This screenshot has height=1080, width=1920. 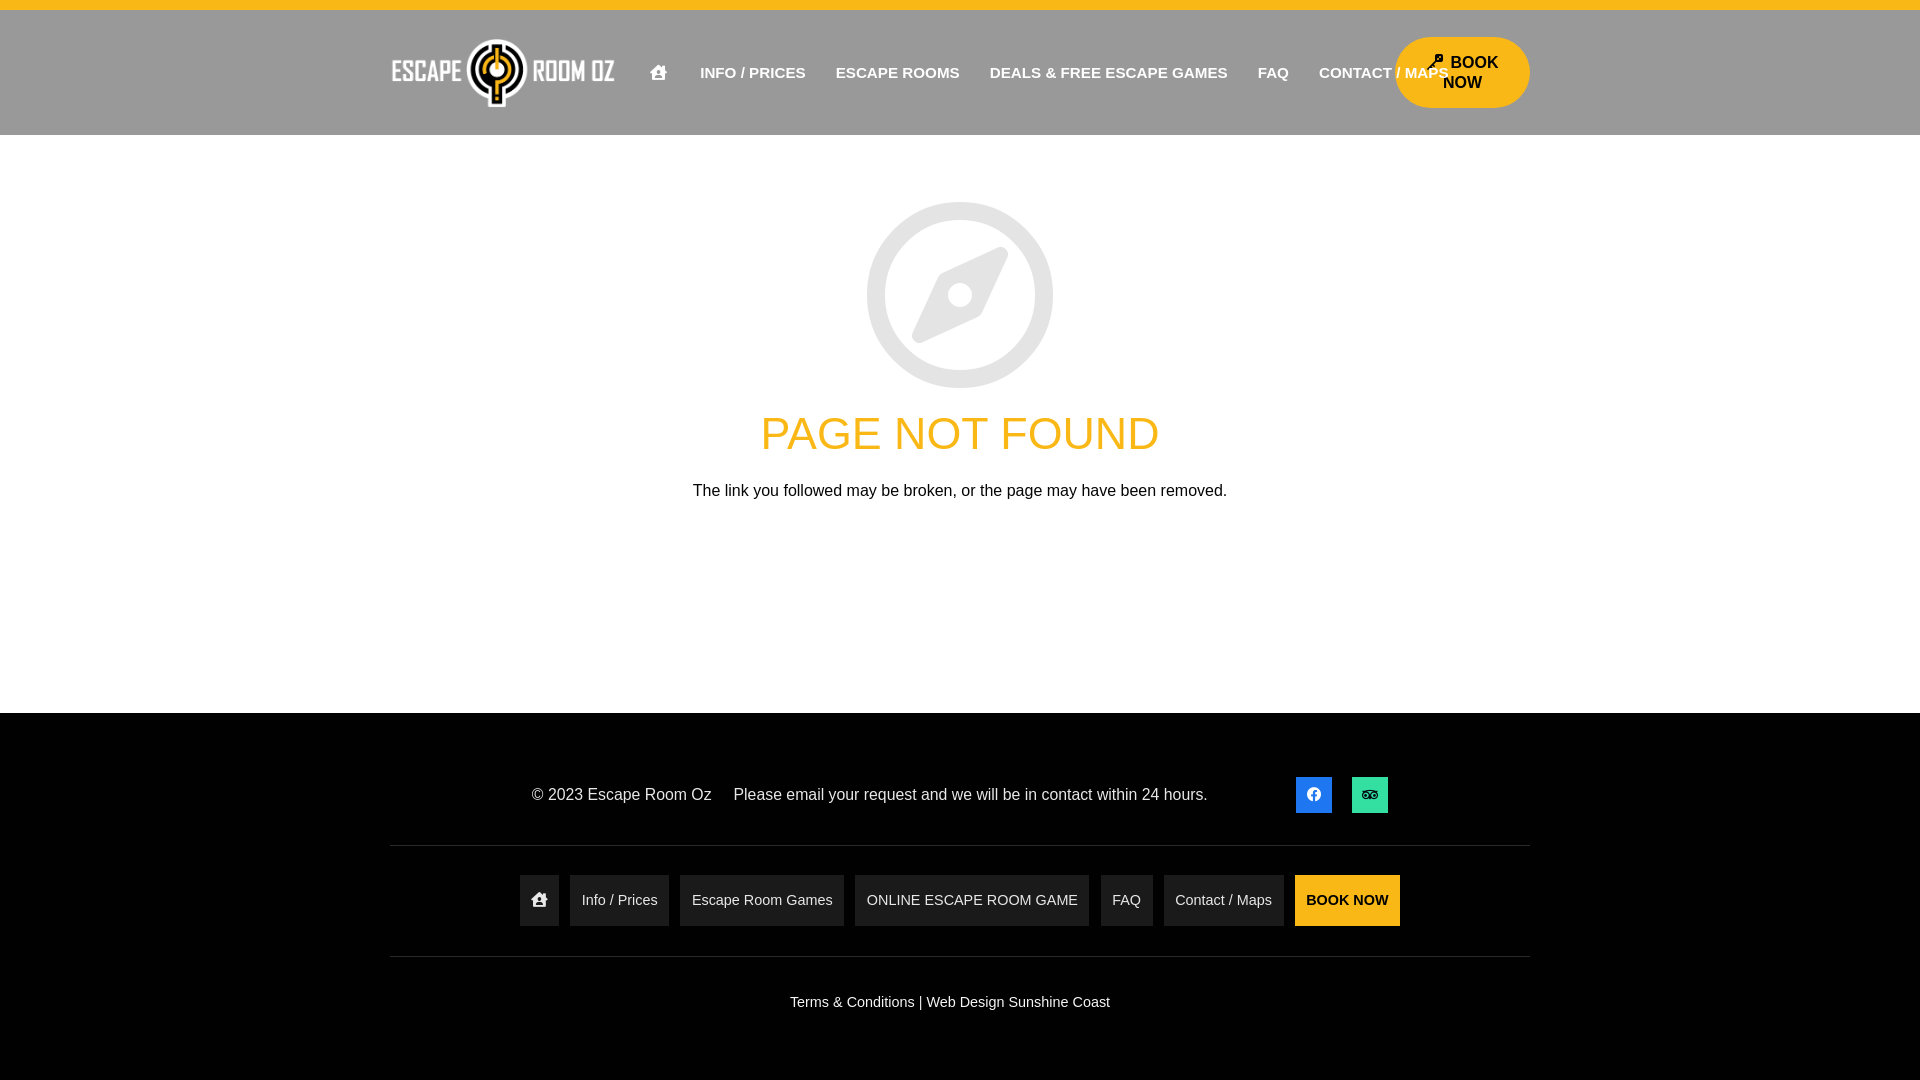 I want to click on 'Escape Room Games', so click(x=680, y=900).